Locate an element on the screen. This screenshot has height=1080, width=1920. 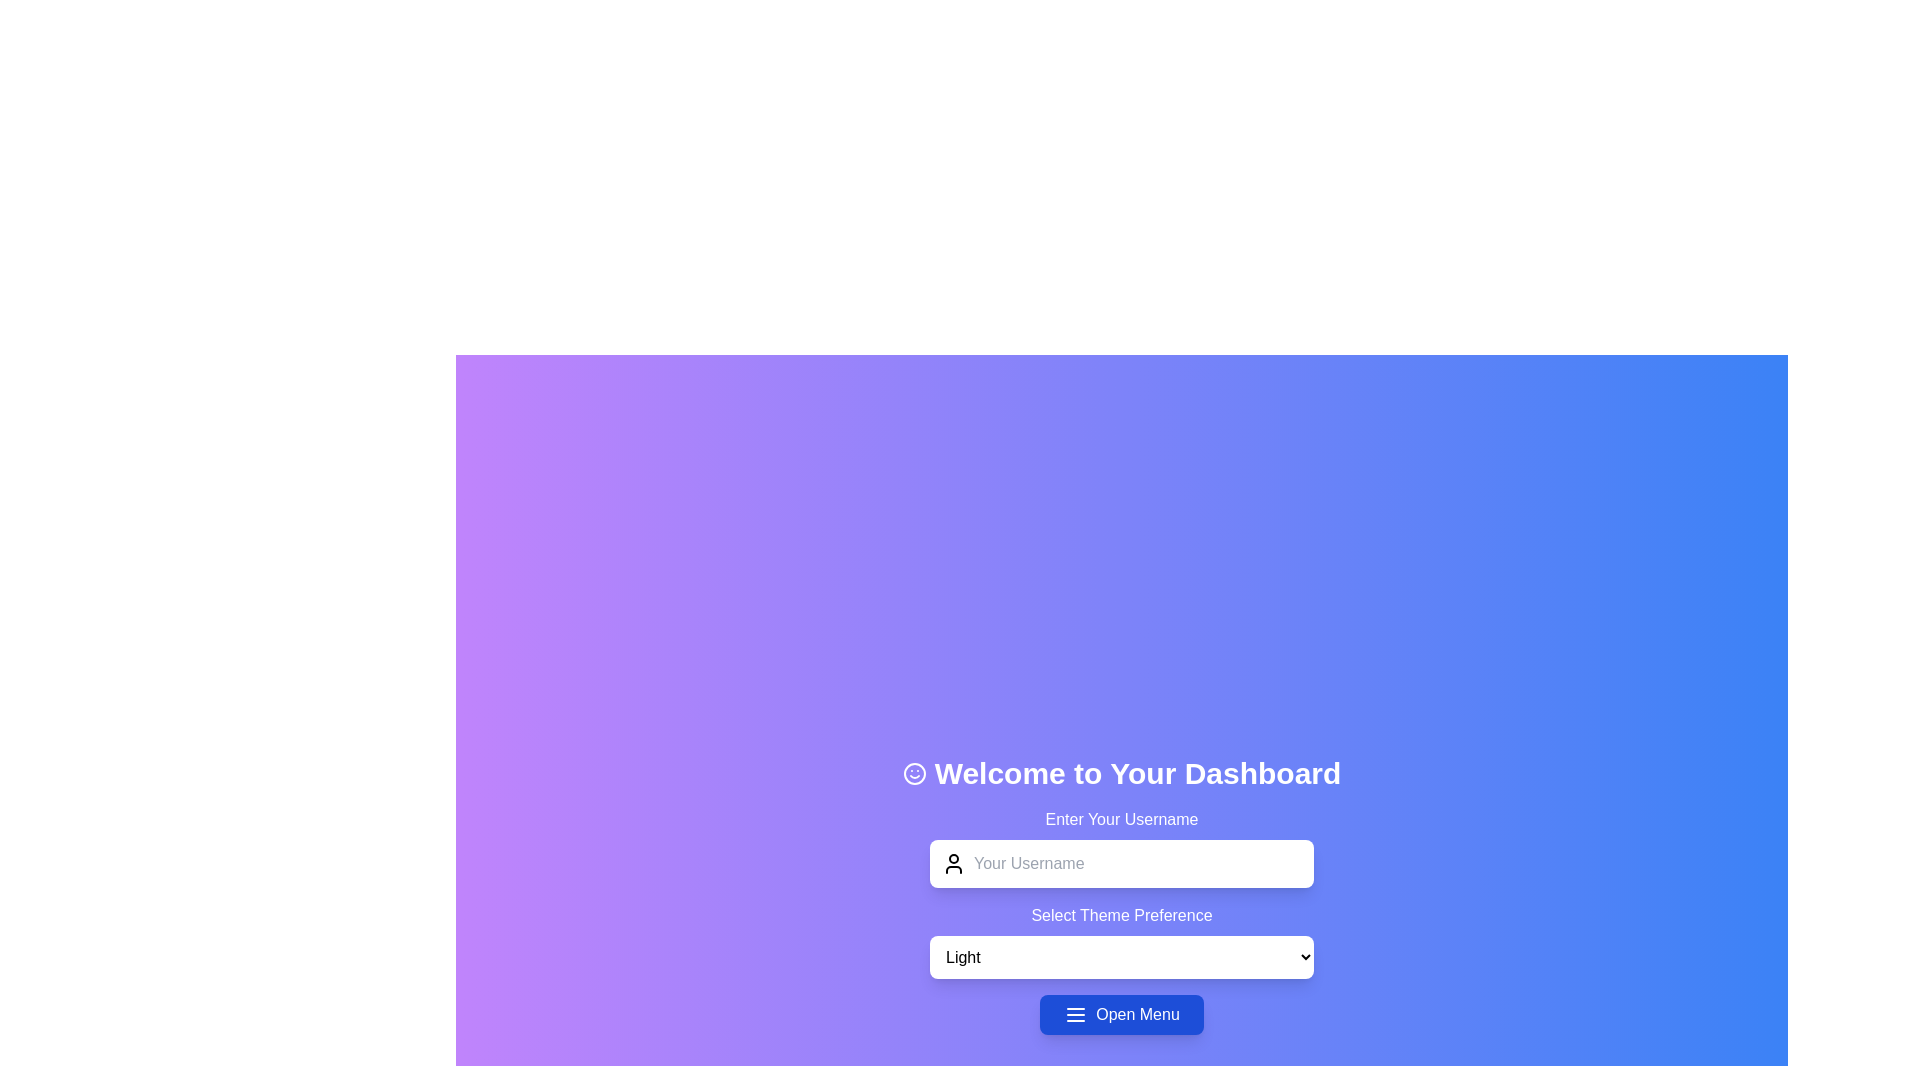
the appearance of the central circular part of the decorative icon displayed to the left of the 'Welcome to Your Dashboard' text is located at coordinates (913, 772).